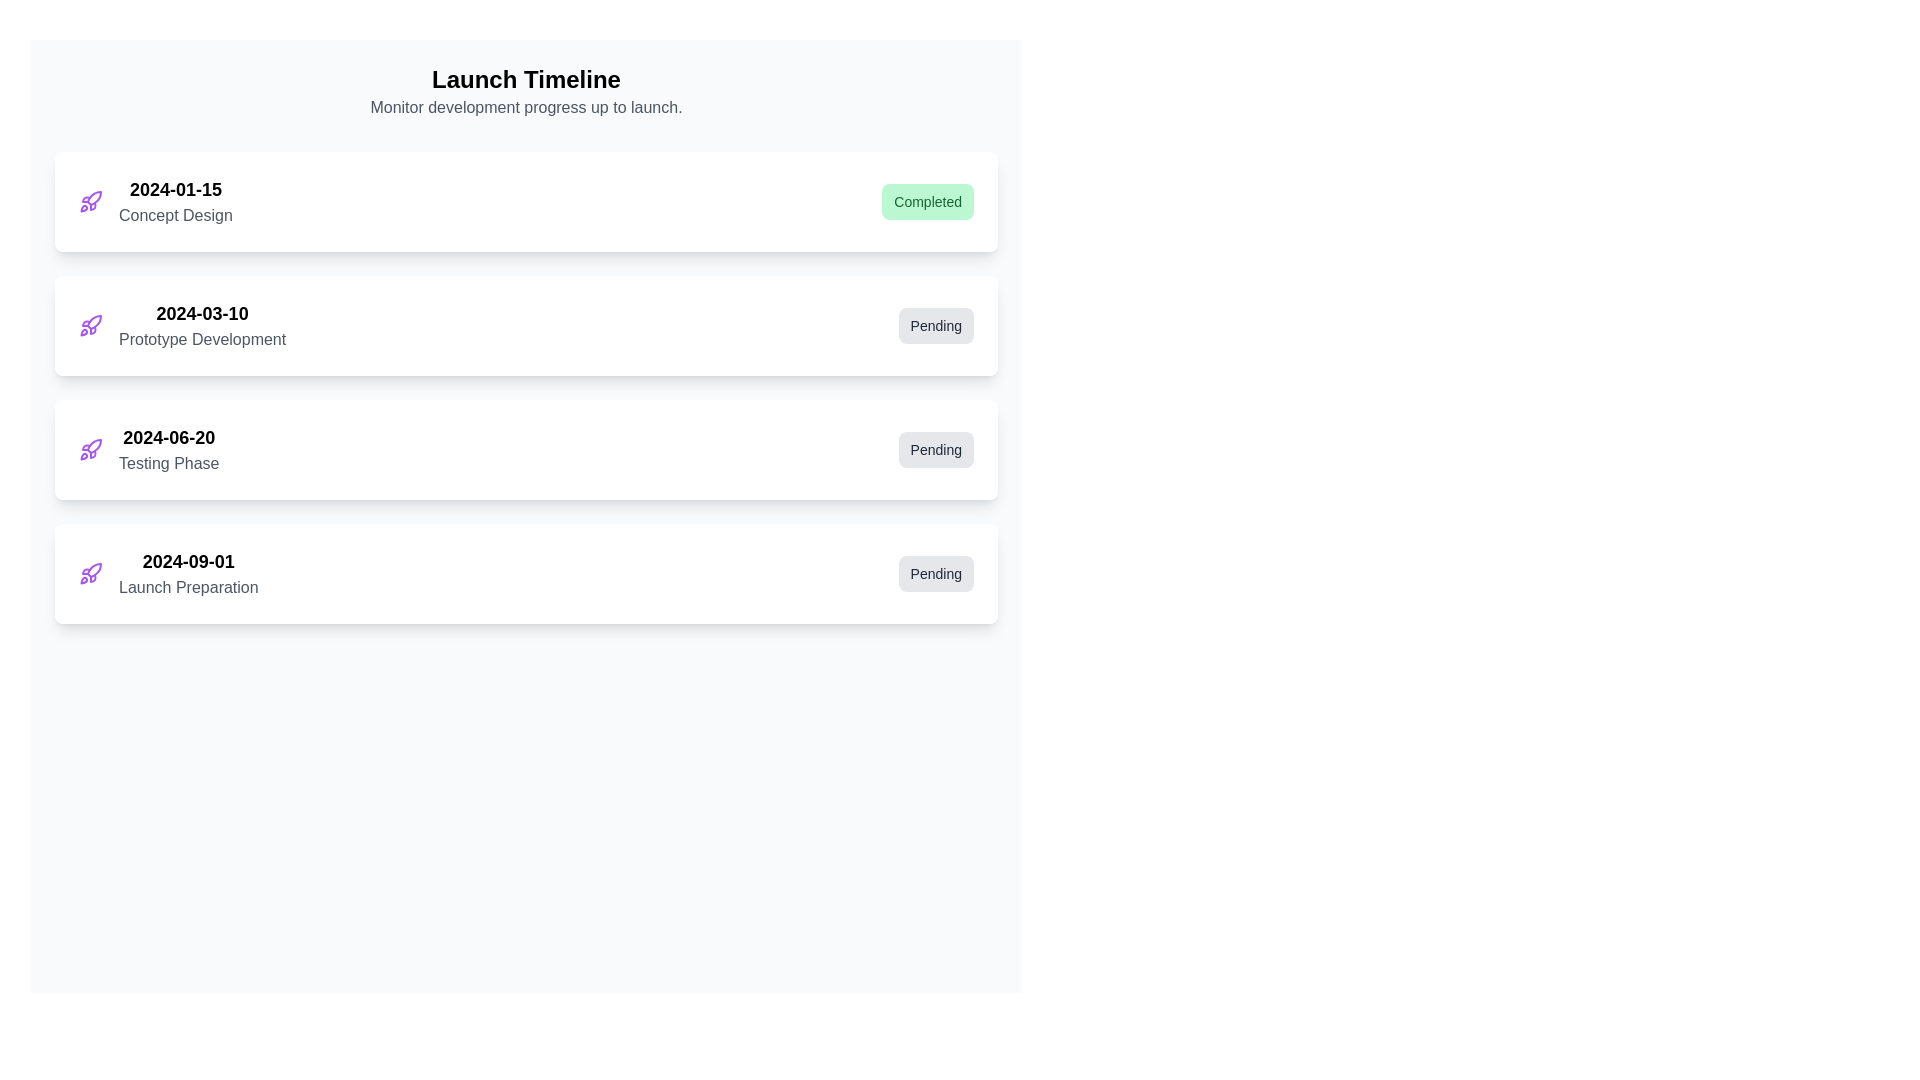  I want to click on date and name of the milestone displayed in the 'Prototype Development' text block, which is the second item in the 'Launch Timeline' vertical list, so click(202, 325).